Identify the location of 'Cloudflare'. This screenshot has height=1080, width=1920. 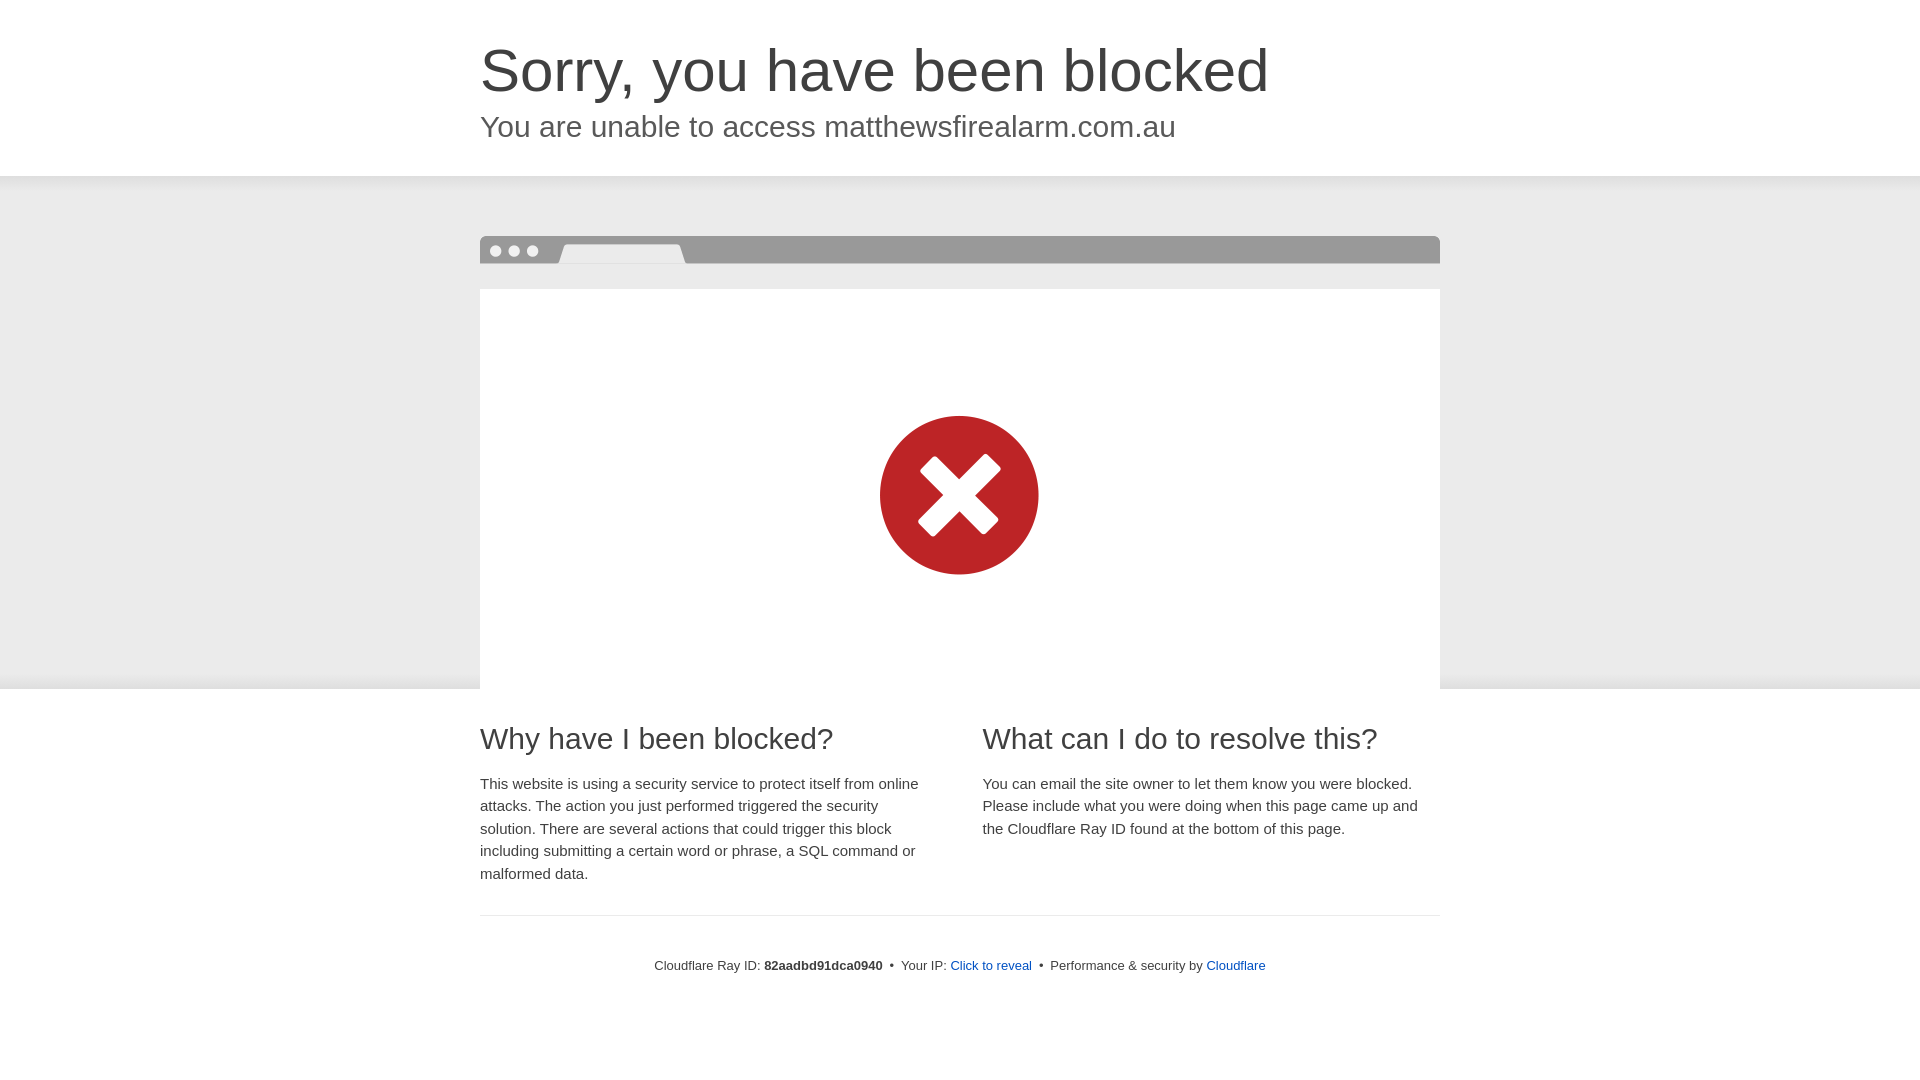
(1234, 964).